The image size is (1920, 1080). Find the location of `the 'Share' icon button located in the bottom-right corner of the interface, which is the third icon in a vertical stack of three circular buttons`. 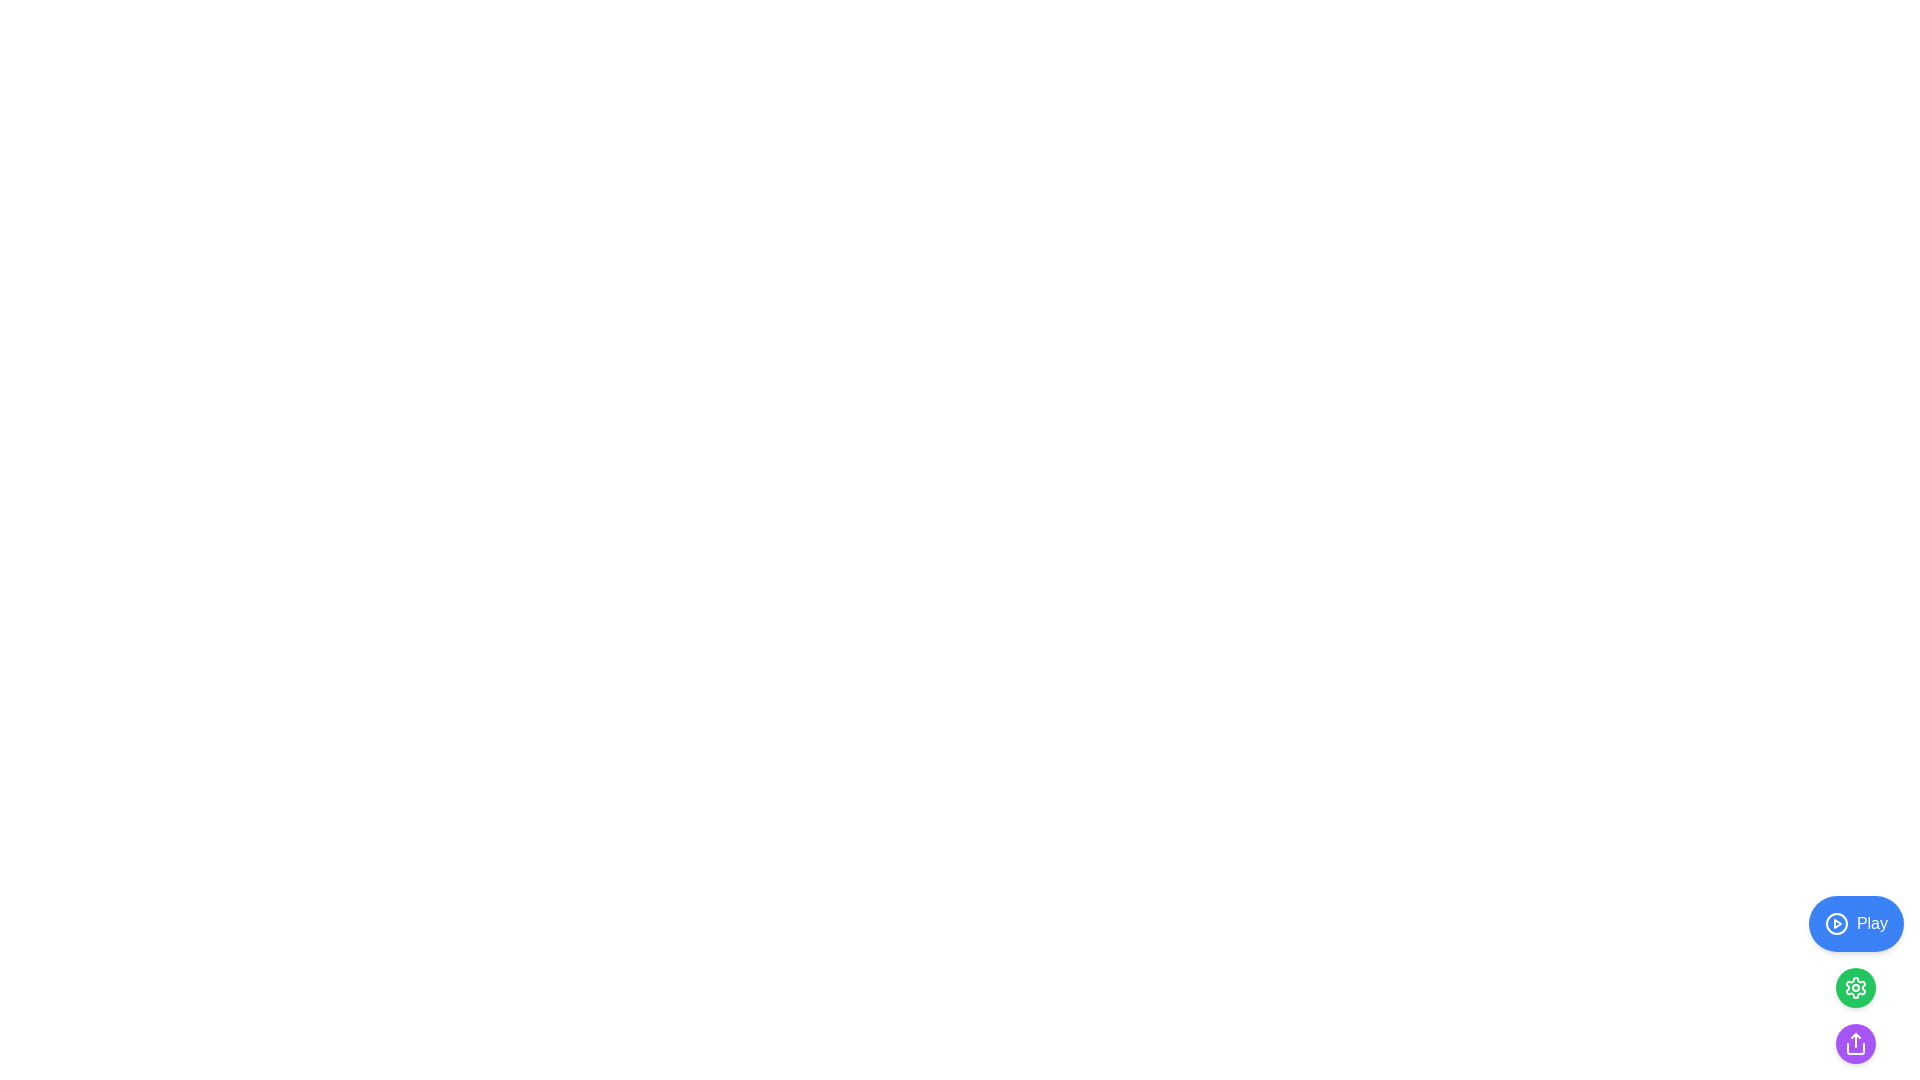

the 'Share' icon button located in the bottom-right corner of the interface, which is the third icon in a vertical stack of three circular buttons is located at coordinates (1855, 1043).